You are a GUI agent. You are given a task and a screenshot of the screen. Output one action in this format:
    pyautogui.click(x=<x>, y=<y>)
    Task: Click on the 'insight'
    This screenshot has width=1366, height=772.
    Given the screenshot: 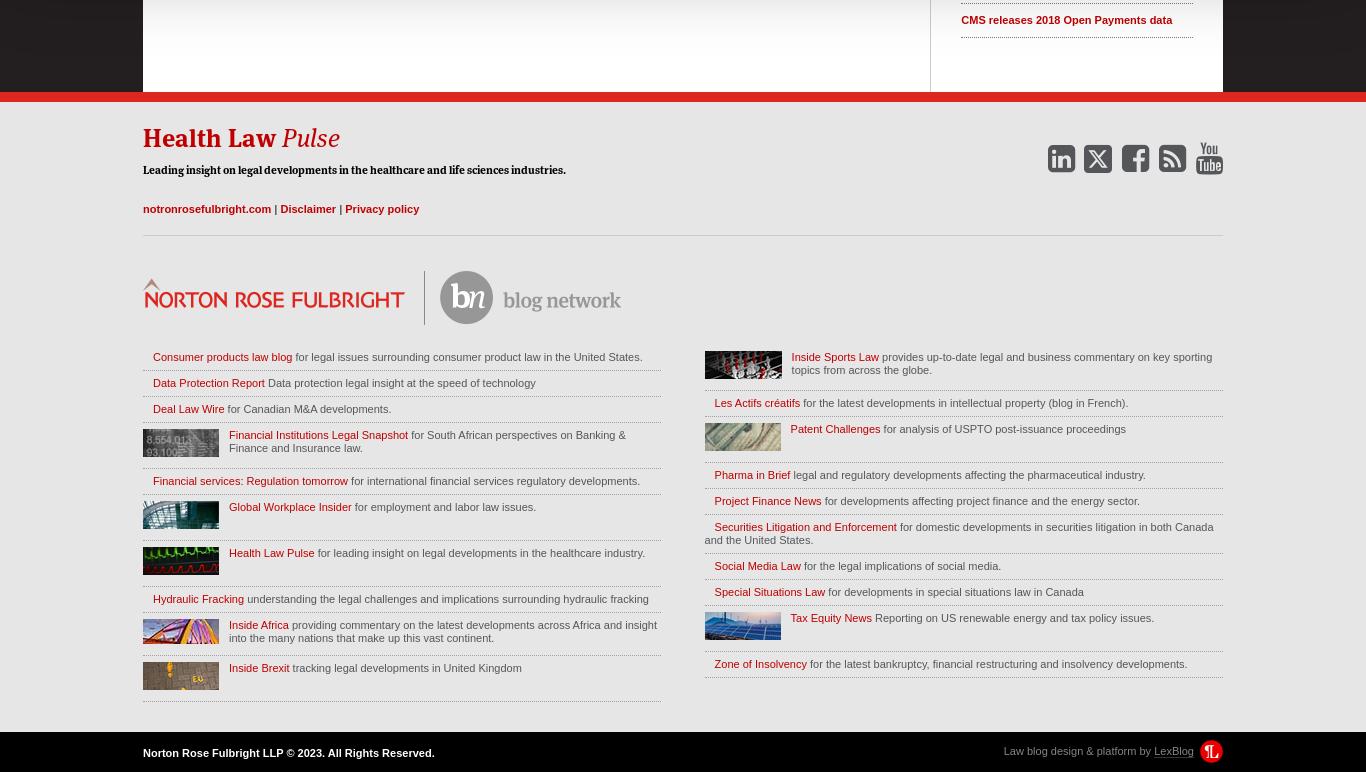 What is the action you would take?
    pyautogui.click(x=185, y=167)
    